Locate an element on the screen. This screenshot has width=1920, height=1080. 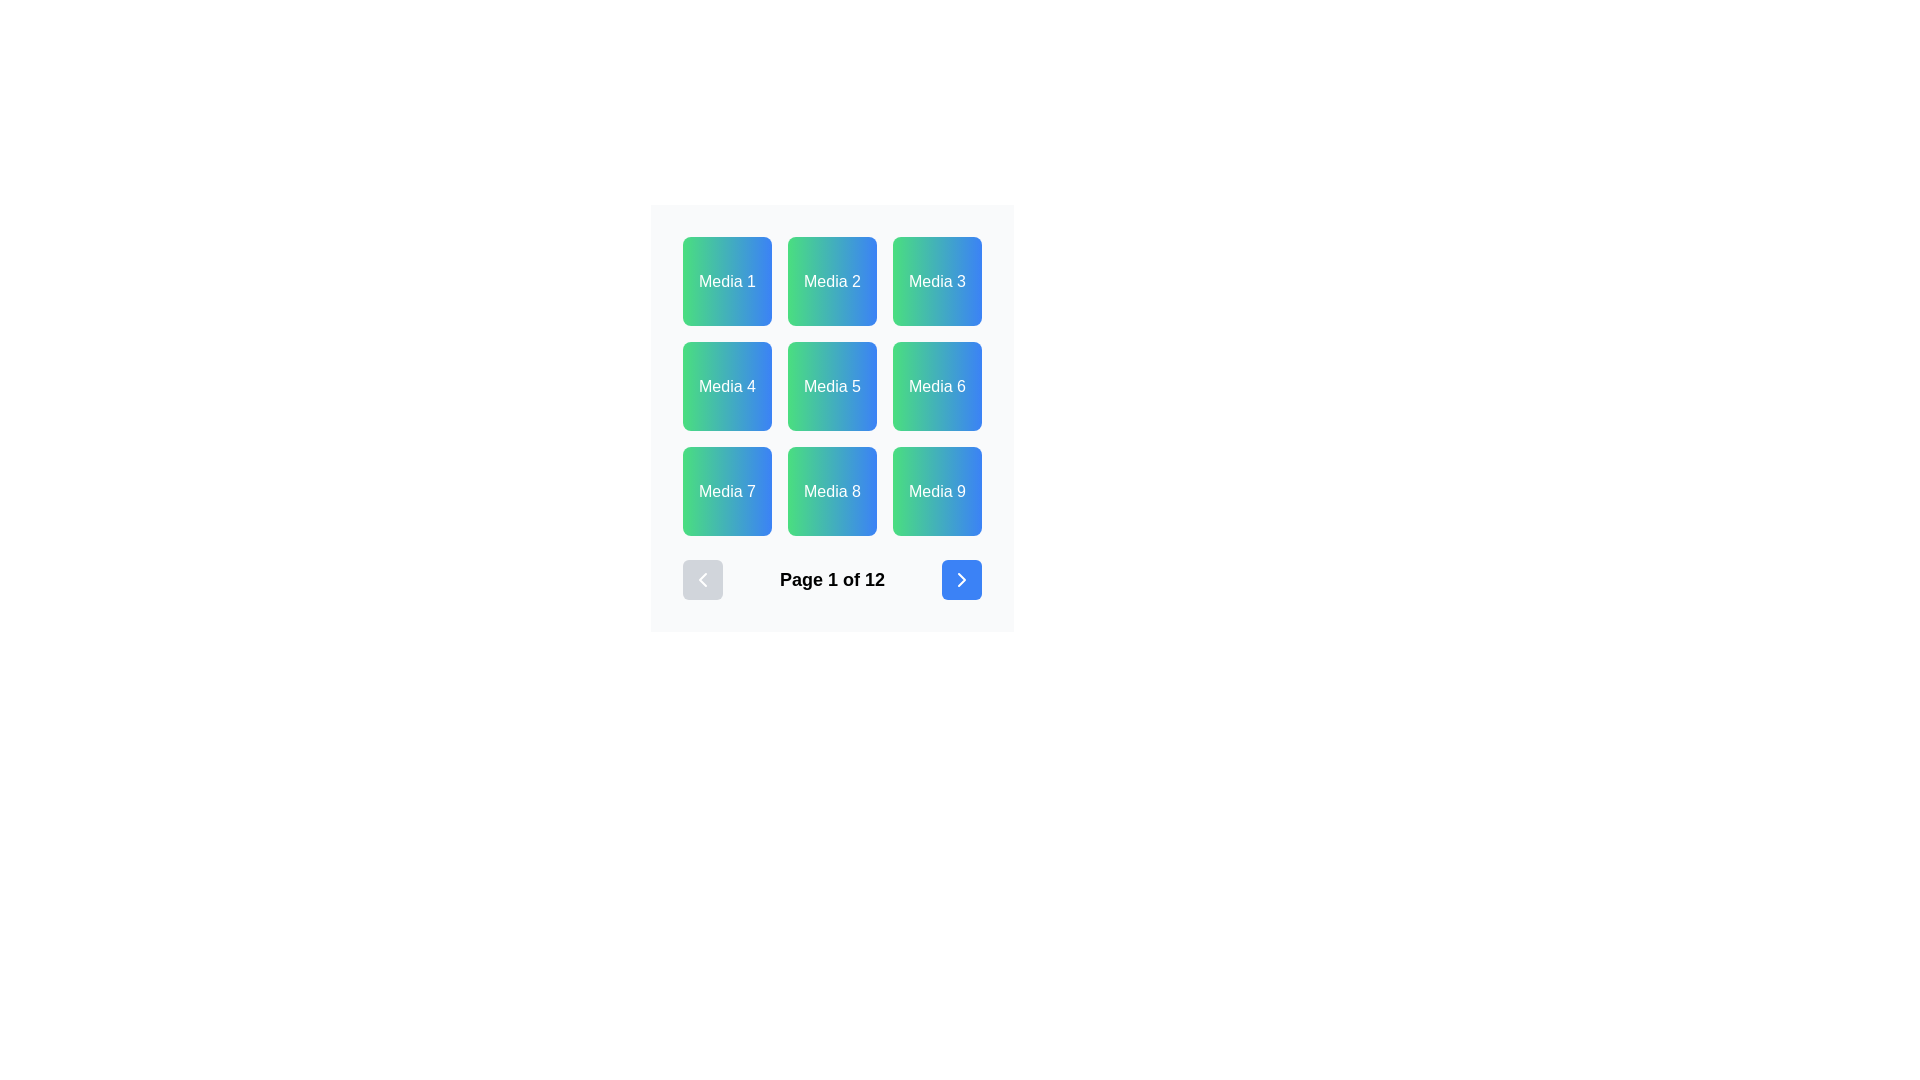
the fifth tile in a 3x3 grid layout, which is the middle tile on the second row, surrounded by 'Media 4' on the left and 'Media 6' on the right is located at coordinates (832, 386).